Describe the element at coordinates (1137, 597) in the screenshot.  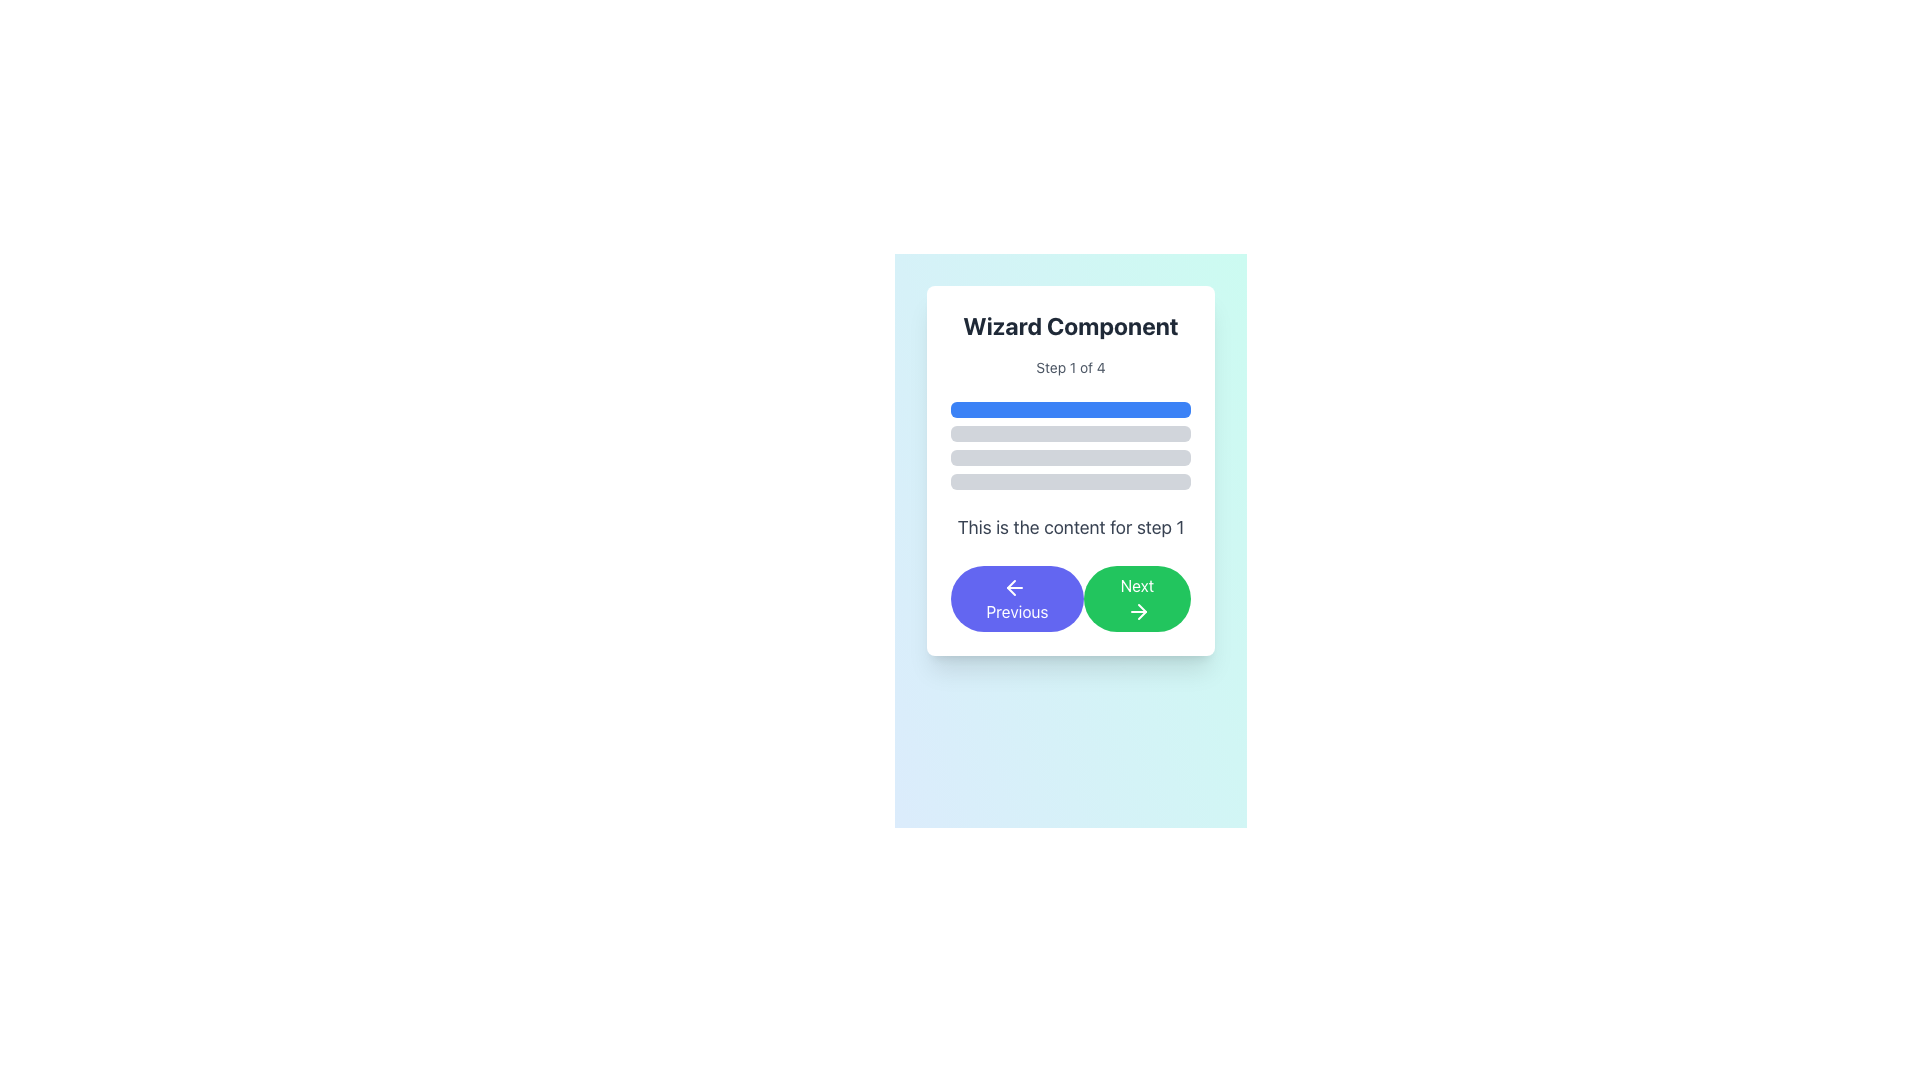
I see `the green 'Next' button with rounded corners and white text to proceed to the next step in the wizard navigation` at that location.